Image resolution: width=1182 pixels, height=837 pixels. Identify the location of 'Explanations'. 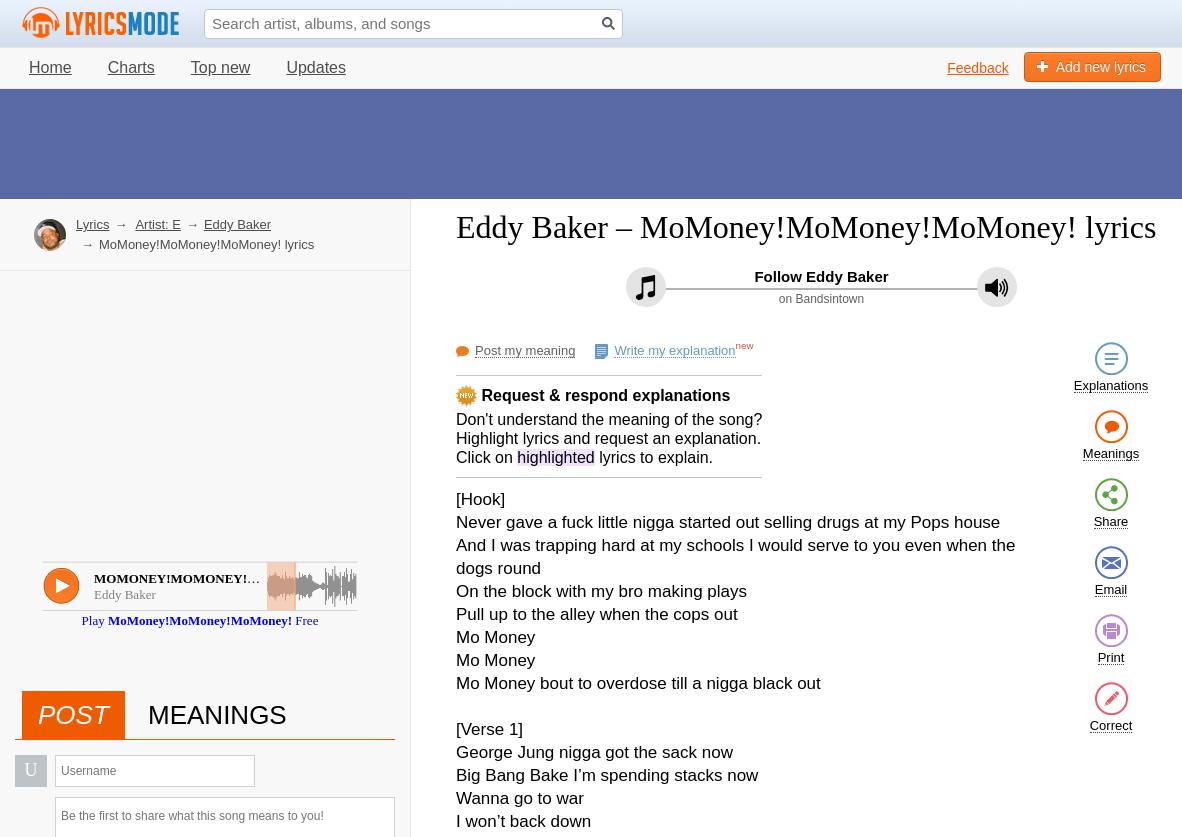
(1110, 385).